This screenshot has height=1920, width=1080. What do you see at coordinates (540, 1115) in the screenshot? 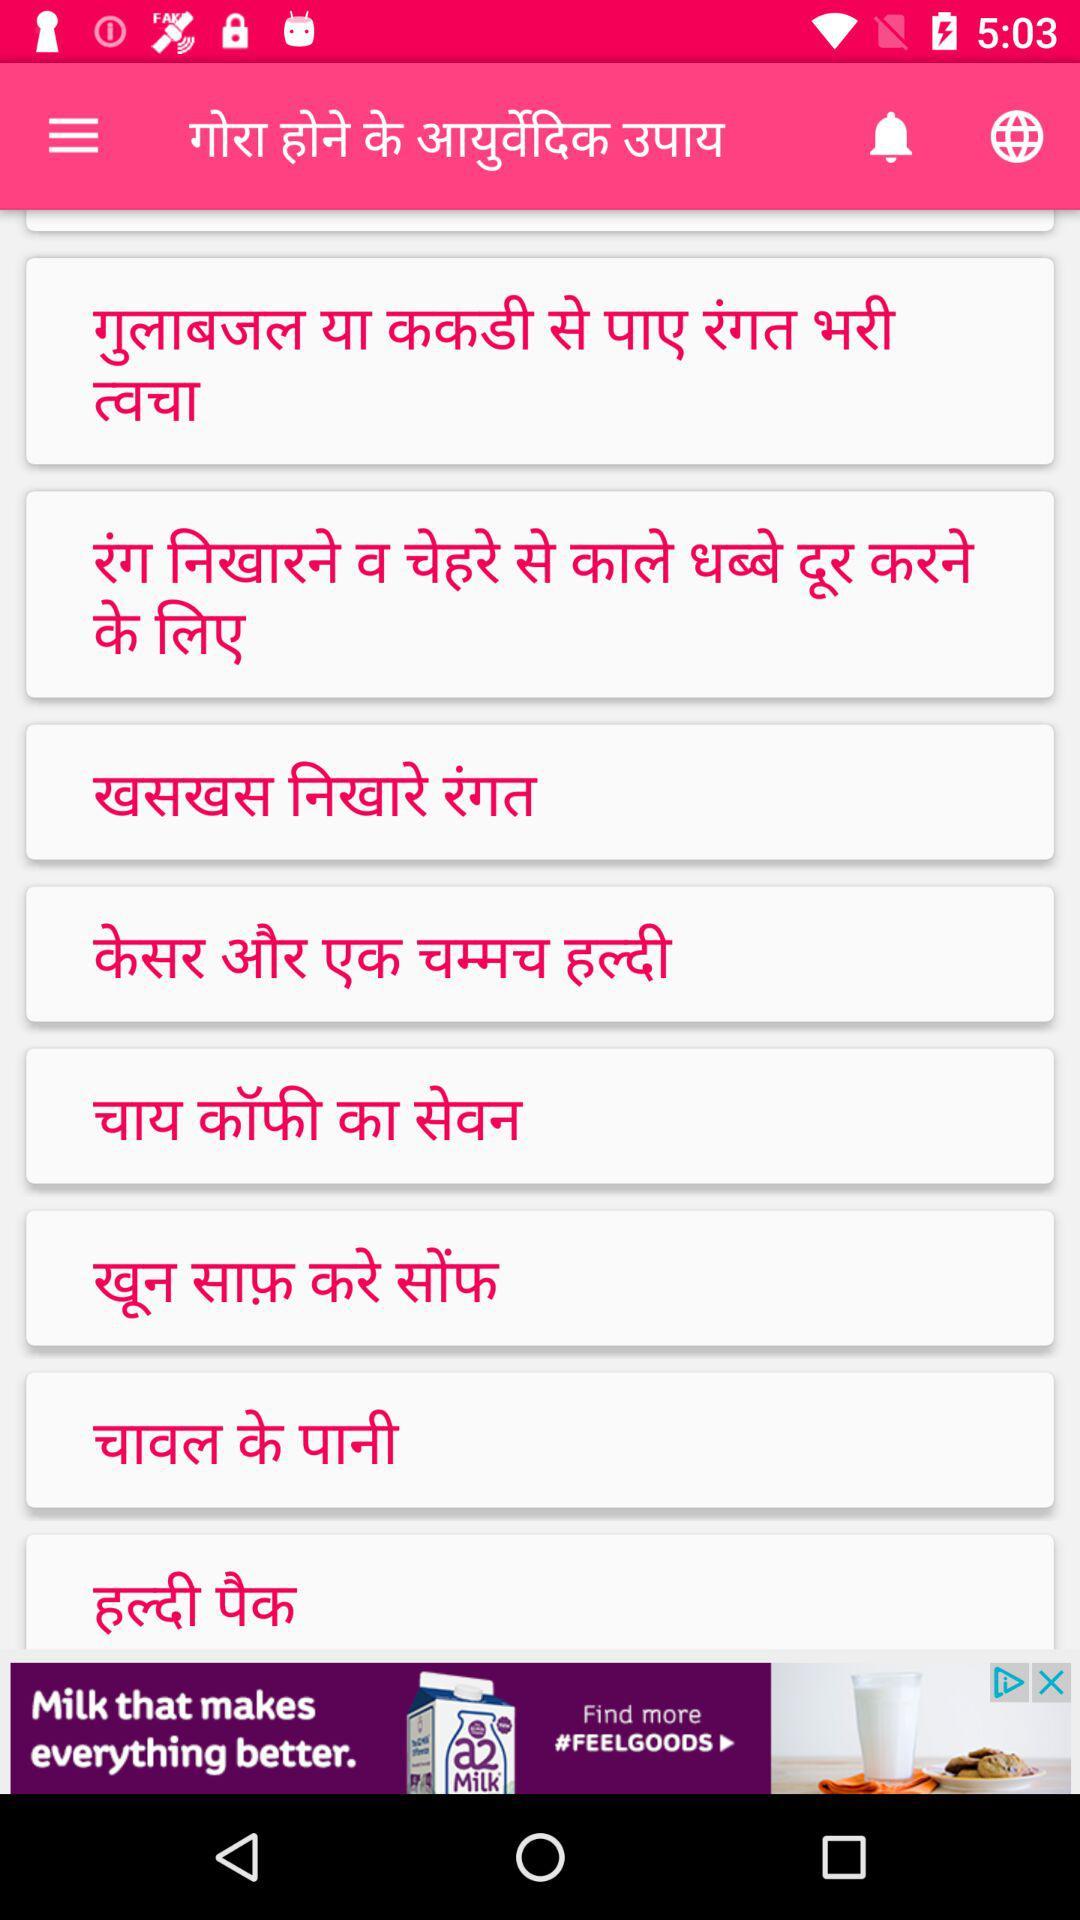
I see `the fifth option` at bounding box center [540, 1115].